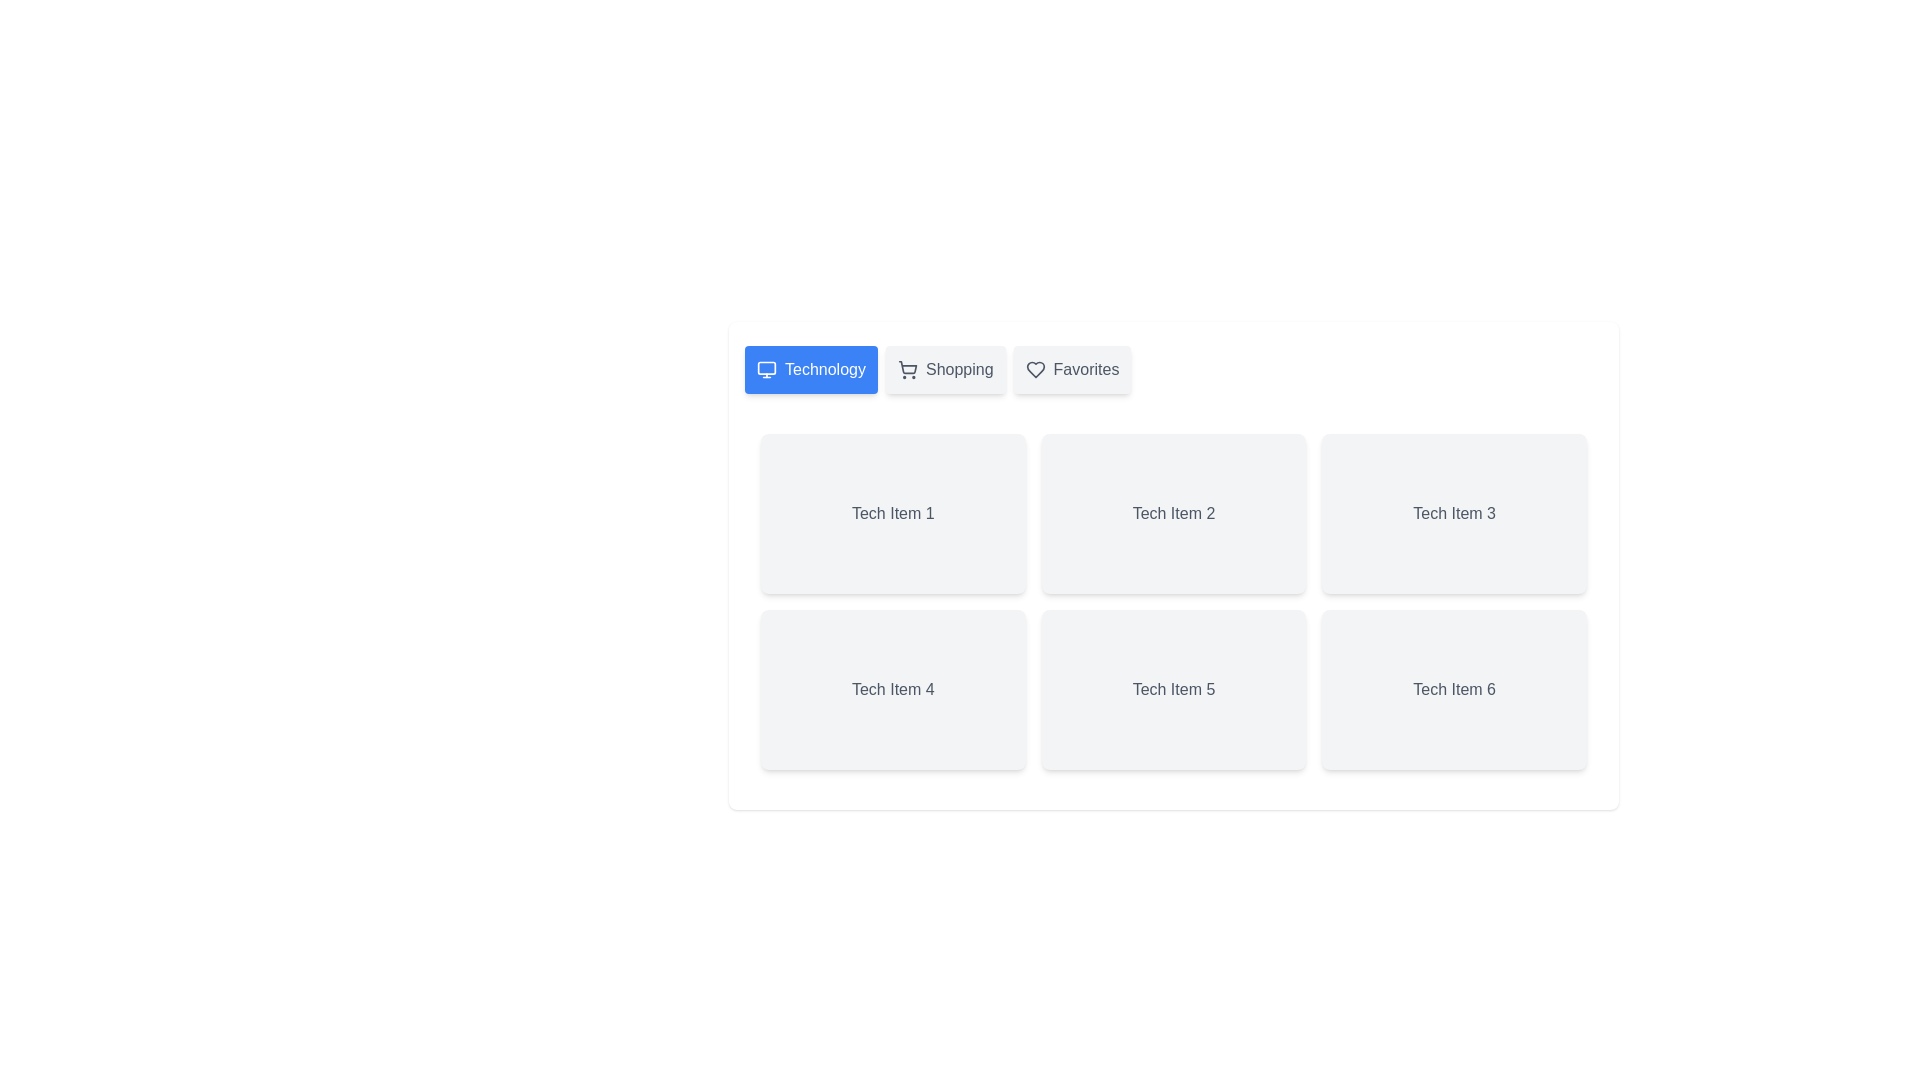 This screenshot has height=1080, width=1920. I want to click on the tab labeled 'Technology' to potentially reveal additional information, so click(811, 370).